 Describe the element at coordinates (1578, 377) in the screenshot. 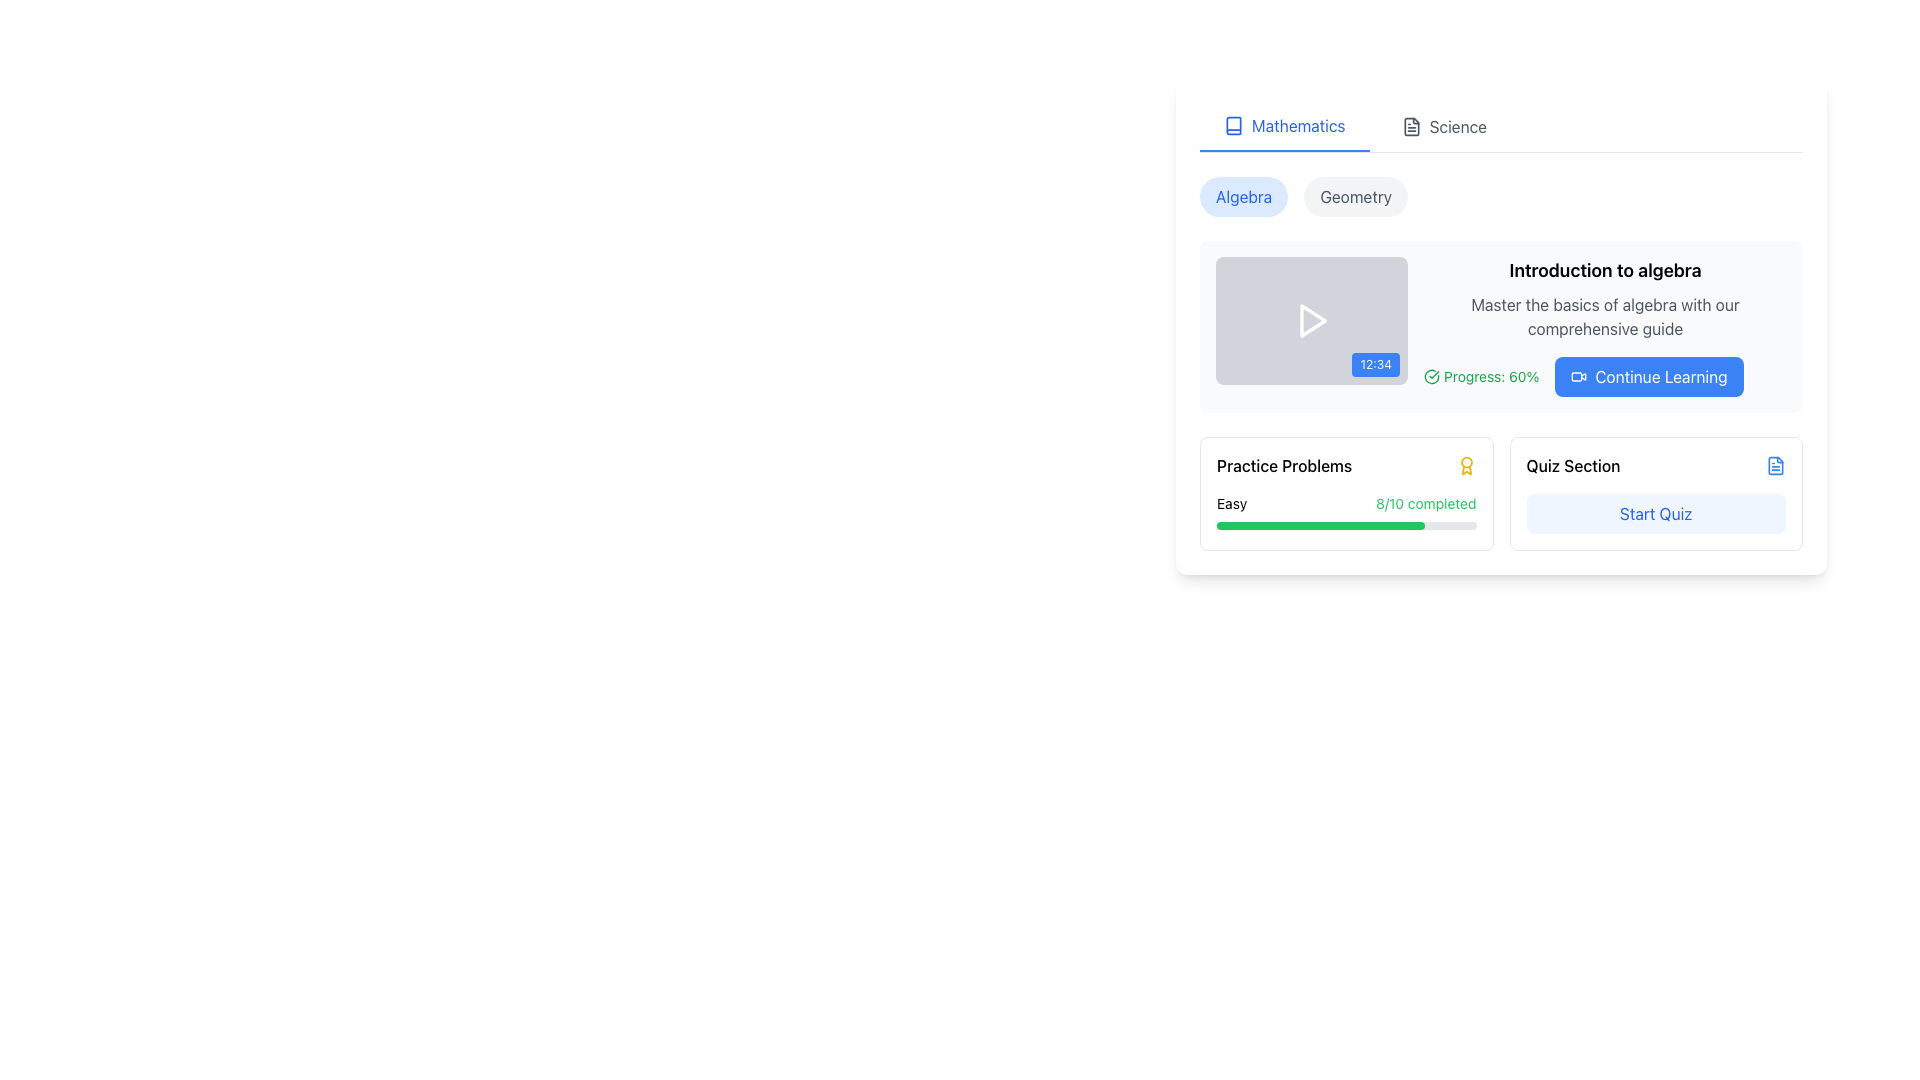

I see `the visual representation of the video camera icon, which is part of the 'Continue Learning' button and features a blue background with a play button on its left side` at that location.